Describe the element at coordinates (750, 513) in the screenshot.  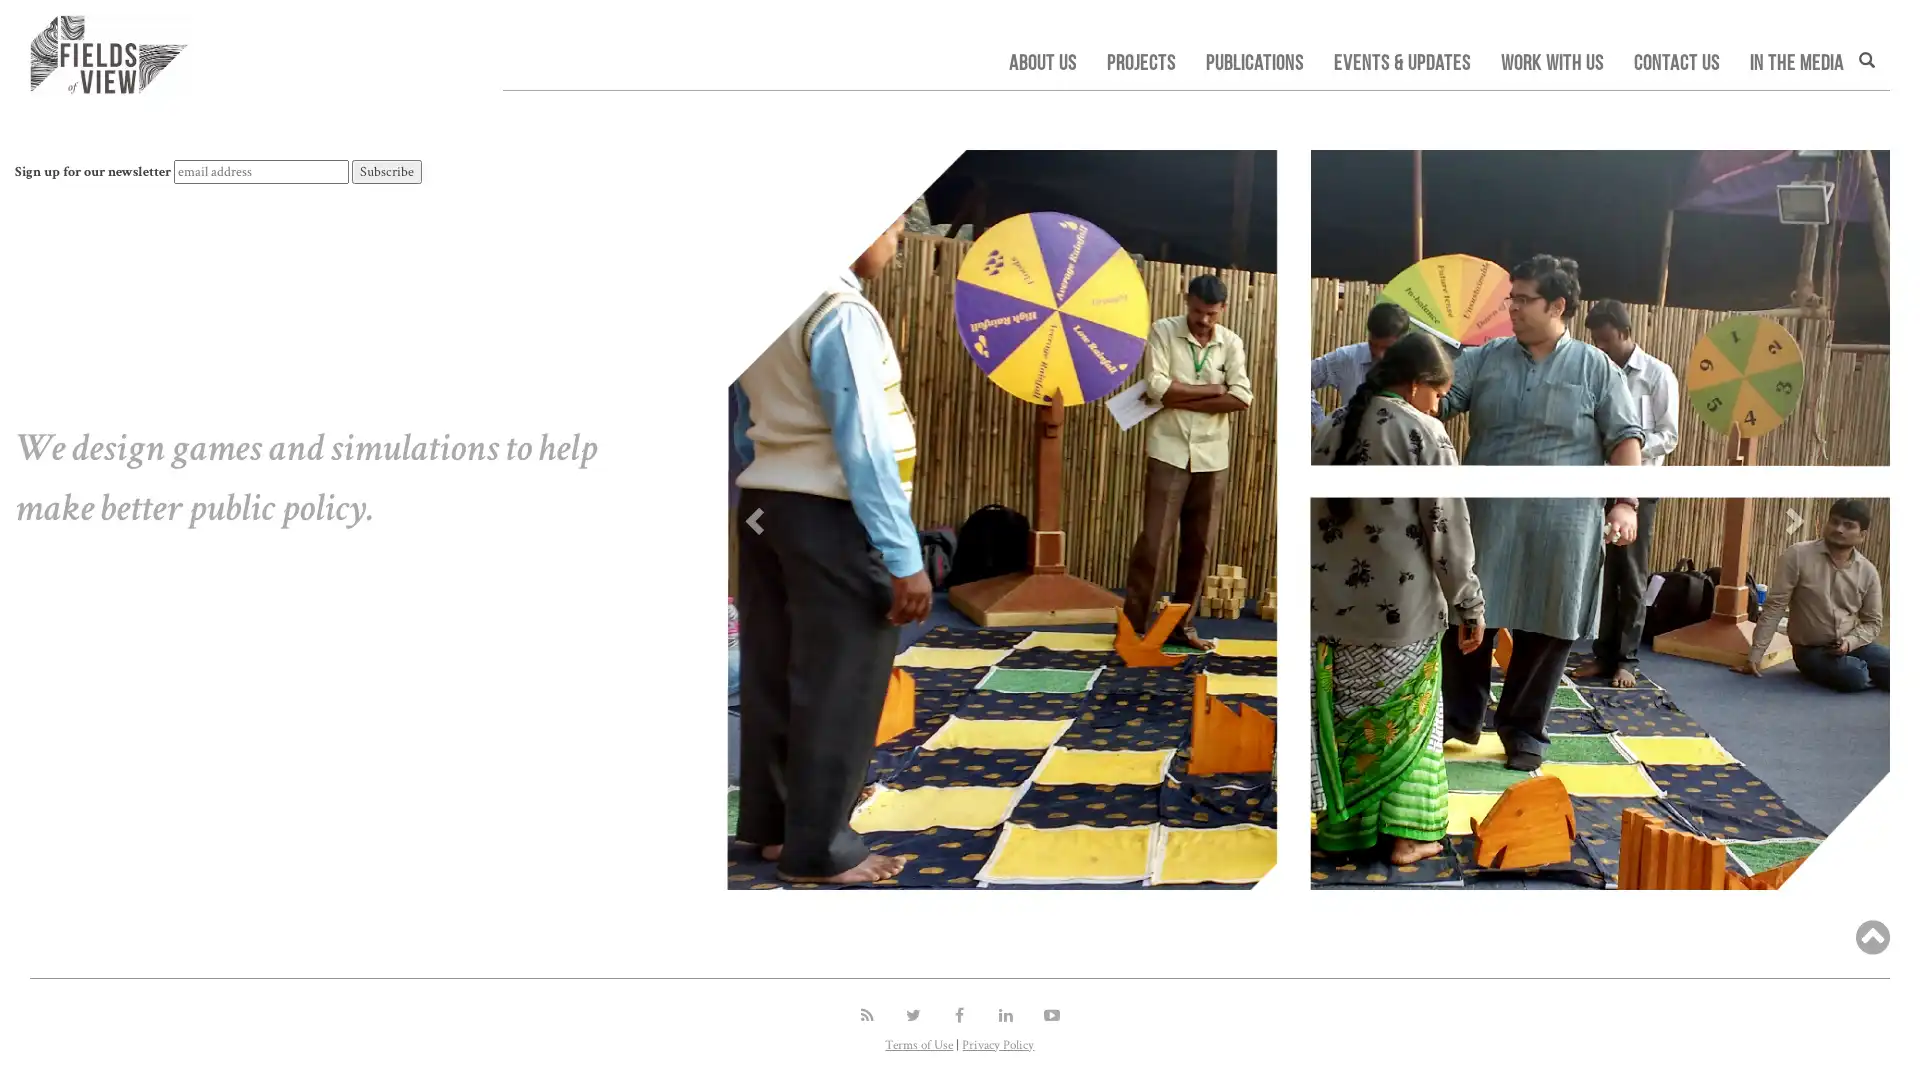
I see `Previous` at that location.